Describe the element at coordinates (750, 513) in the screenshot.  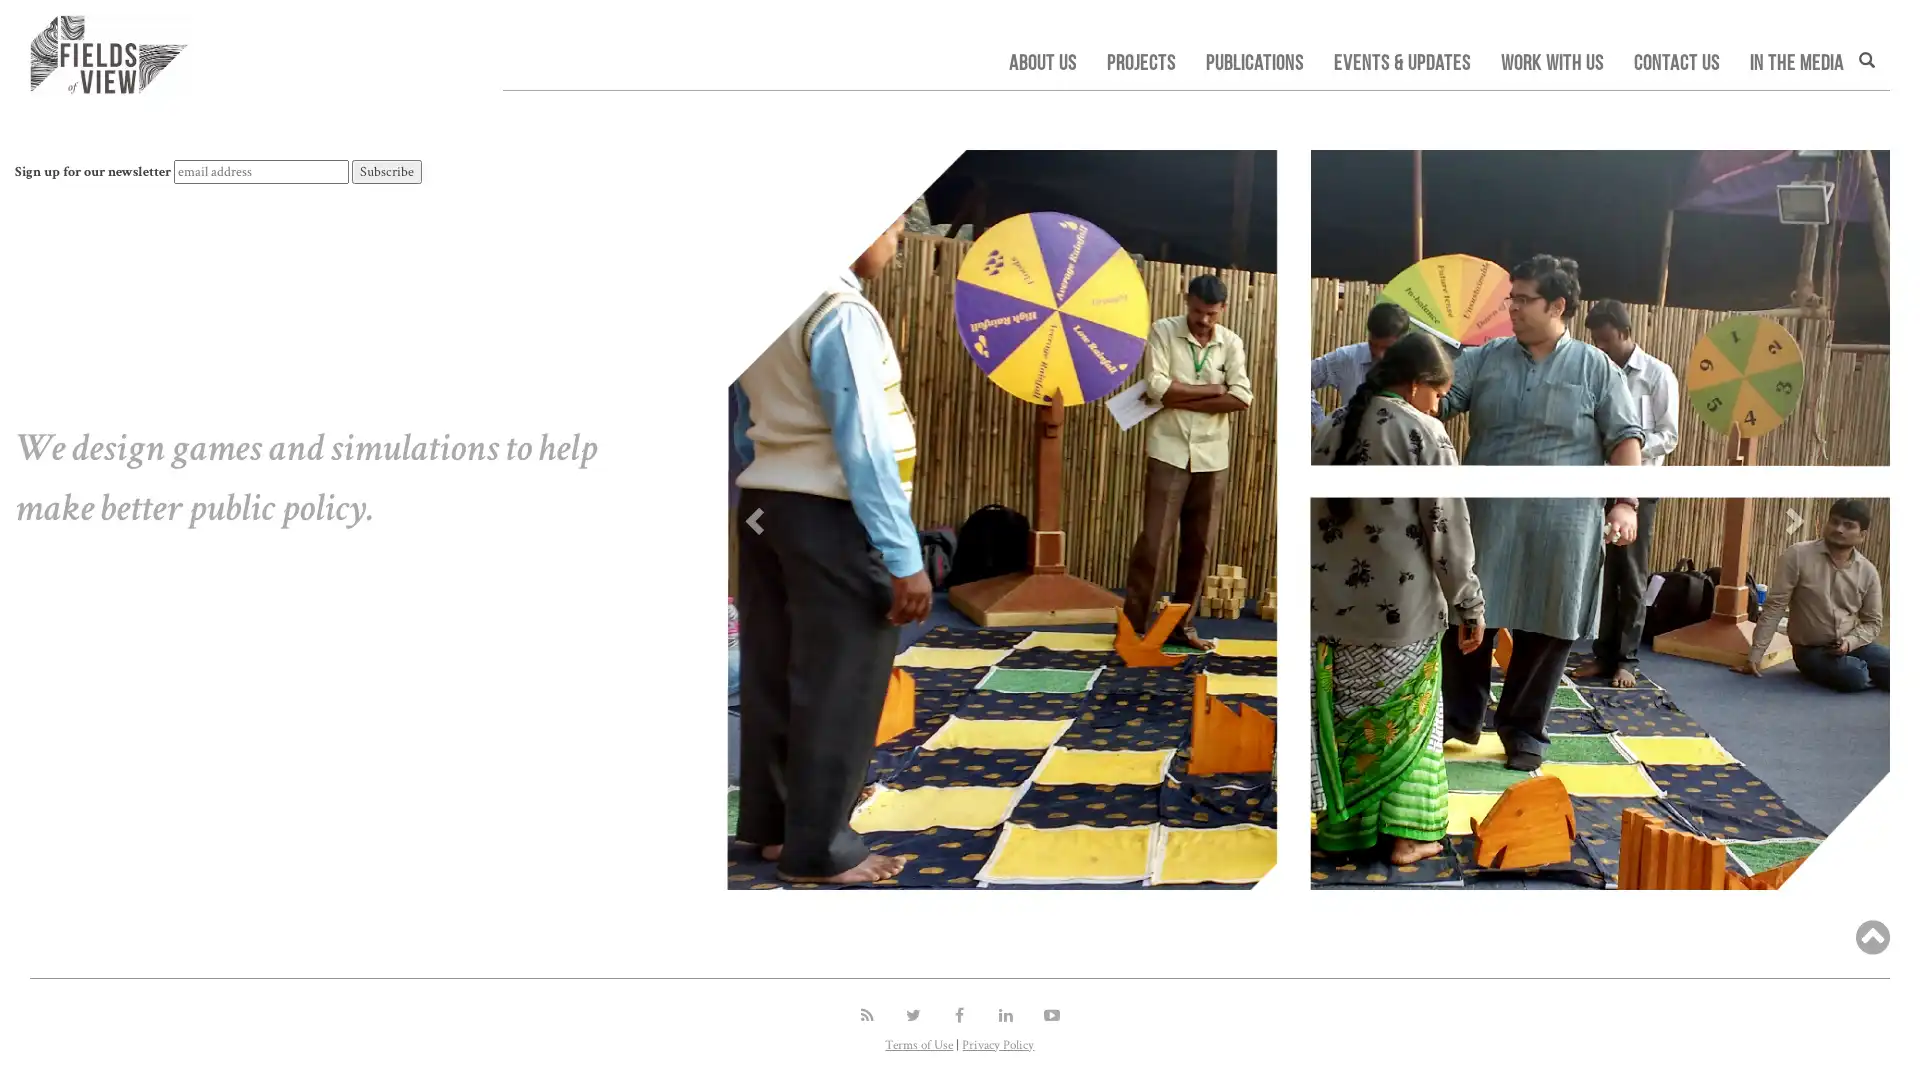
I see `Previous` at that location.